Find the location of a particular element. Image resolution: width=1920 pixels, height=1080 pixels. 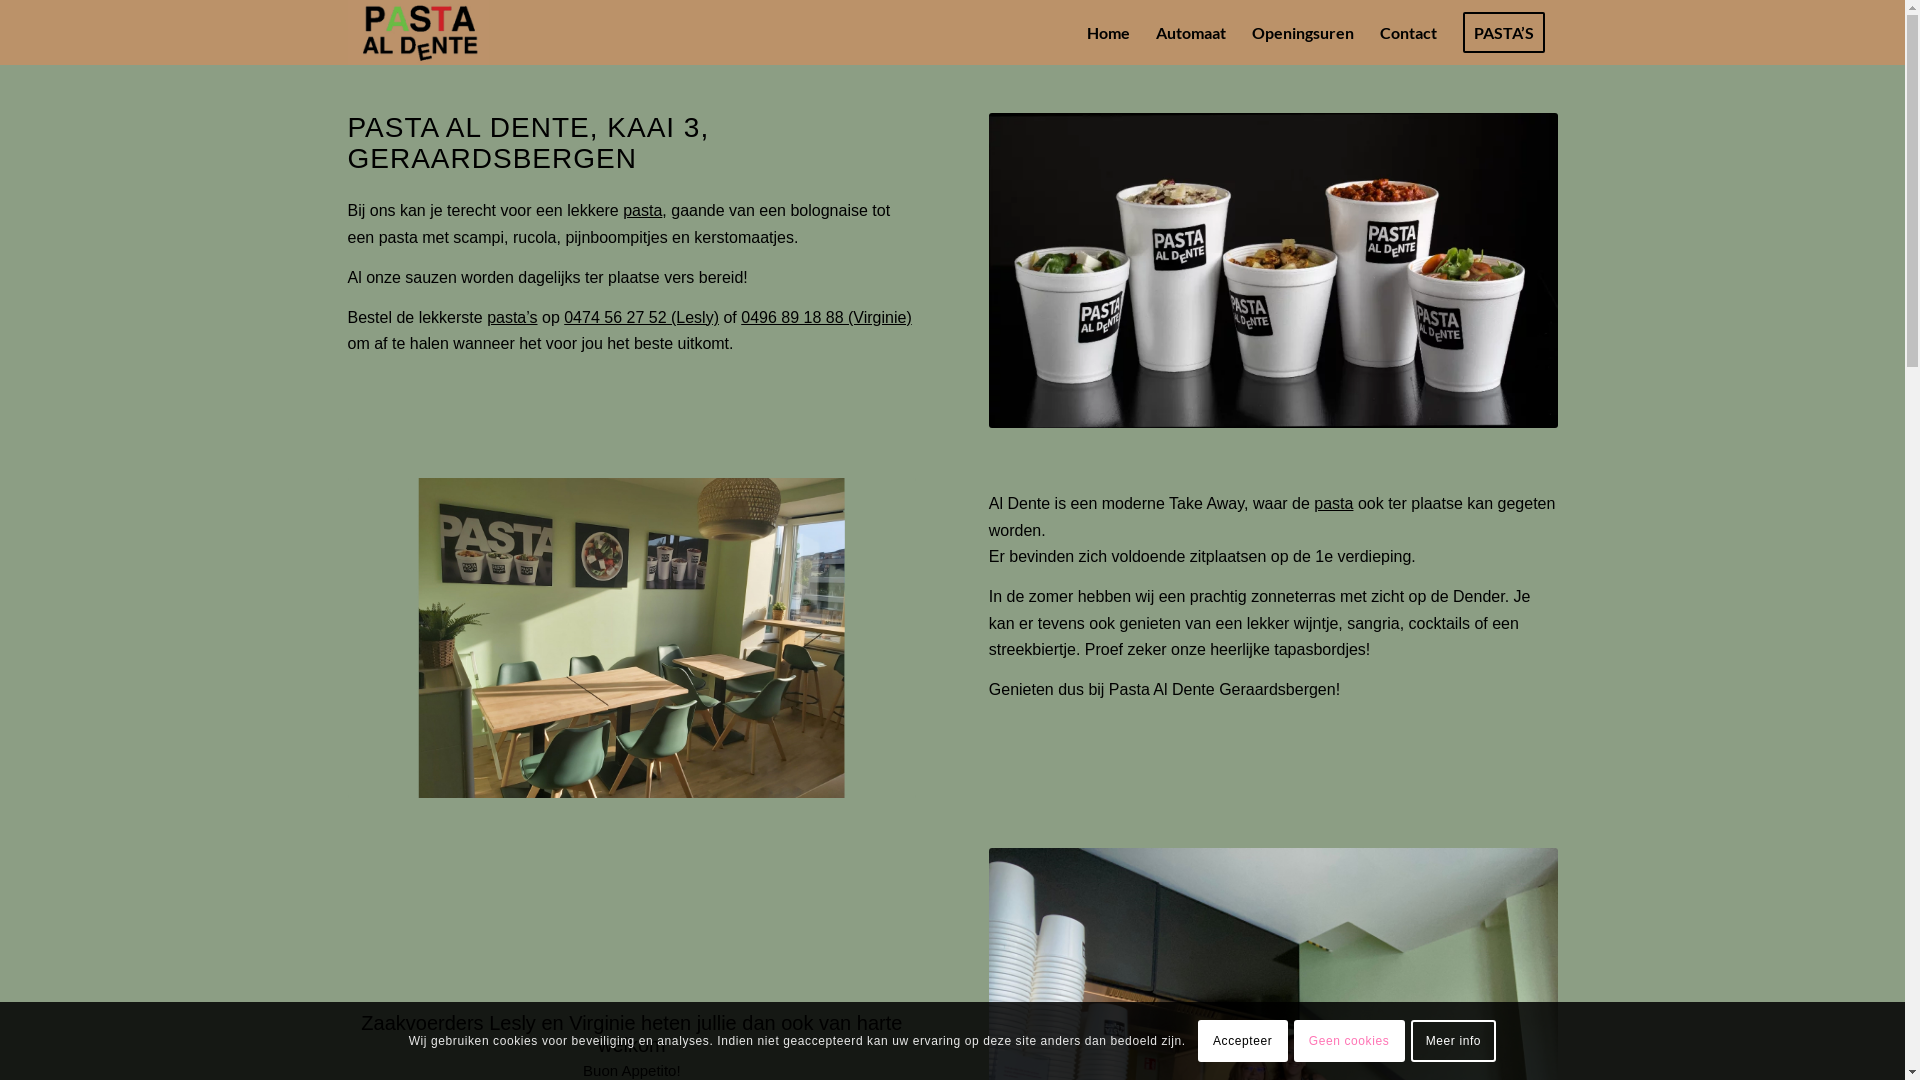

'0496 89 18 88 (Virginie)' is located at coordinates (826, 316).